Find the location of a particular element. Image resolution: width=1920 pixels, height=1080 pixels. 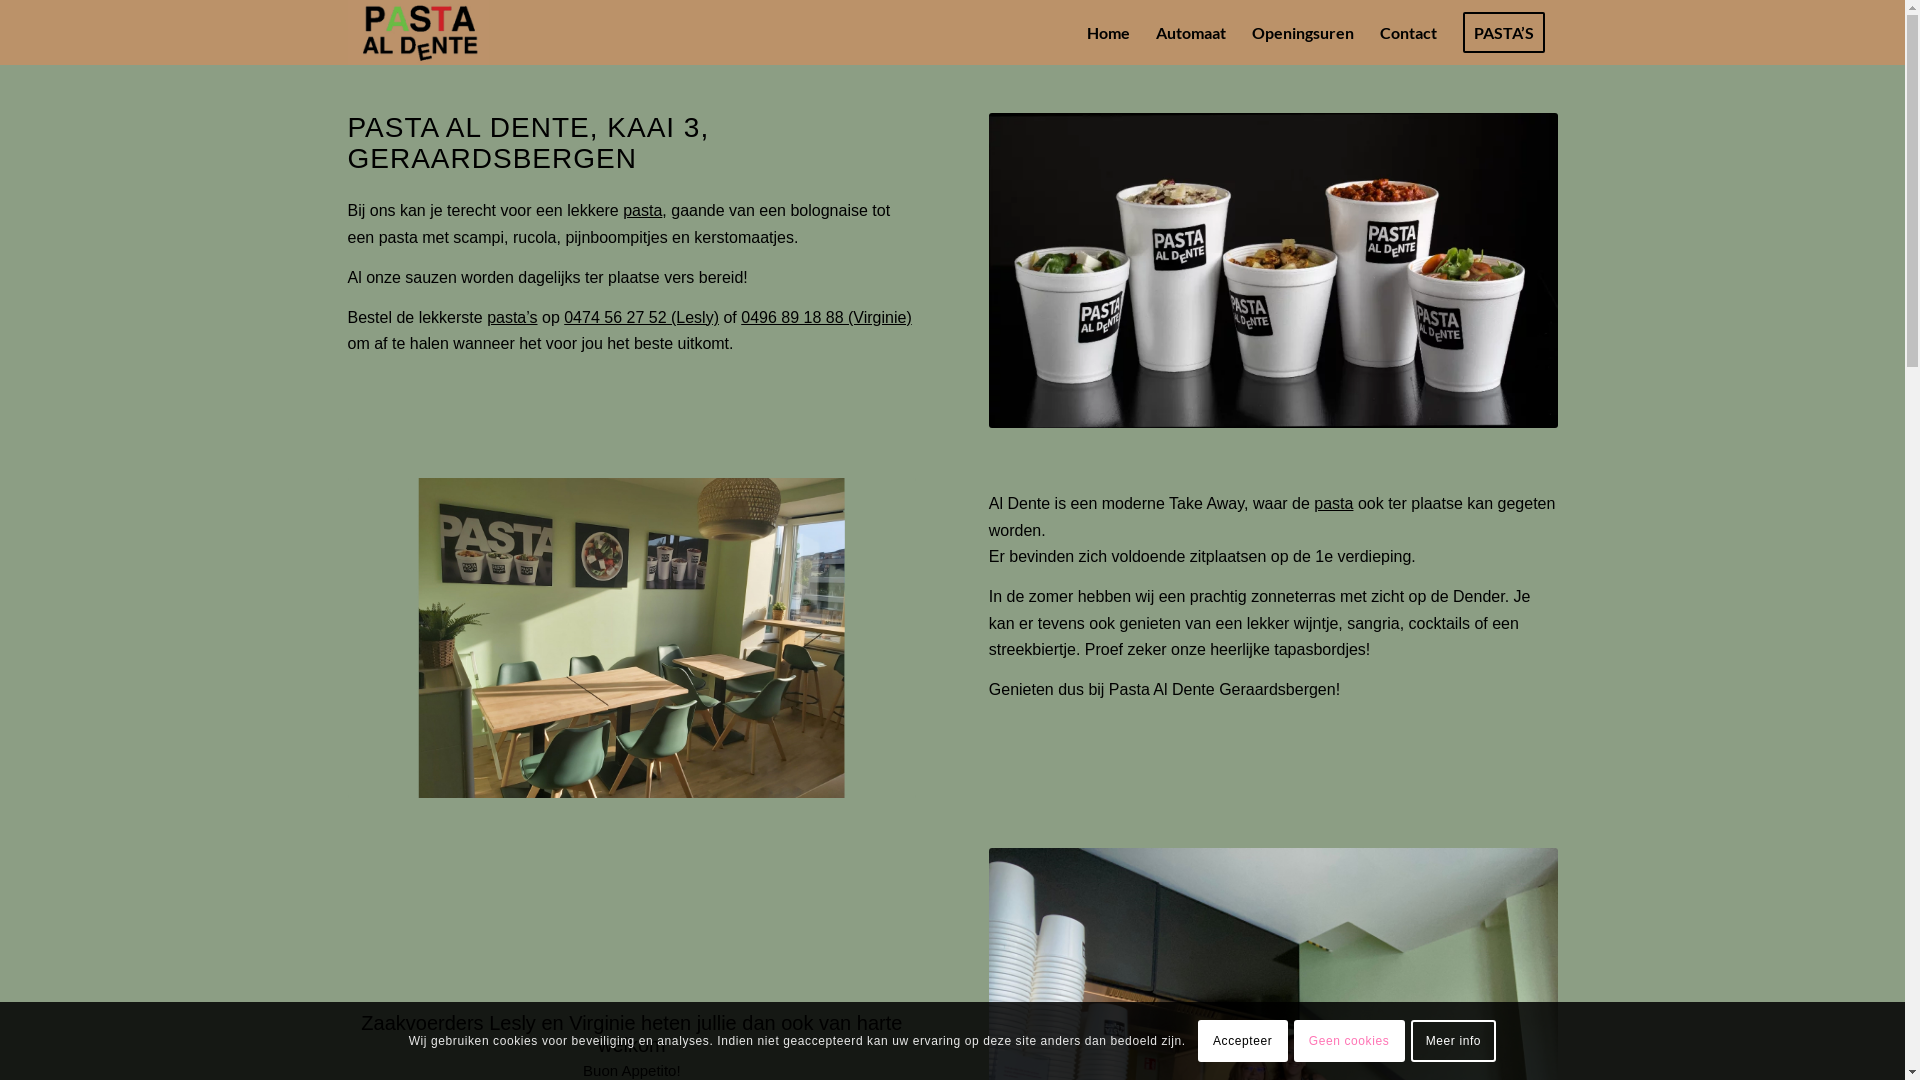

'0496 89 18 88 (Virginie)' is located at coordinates (826, 316).